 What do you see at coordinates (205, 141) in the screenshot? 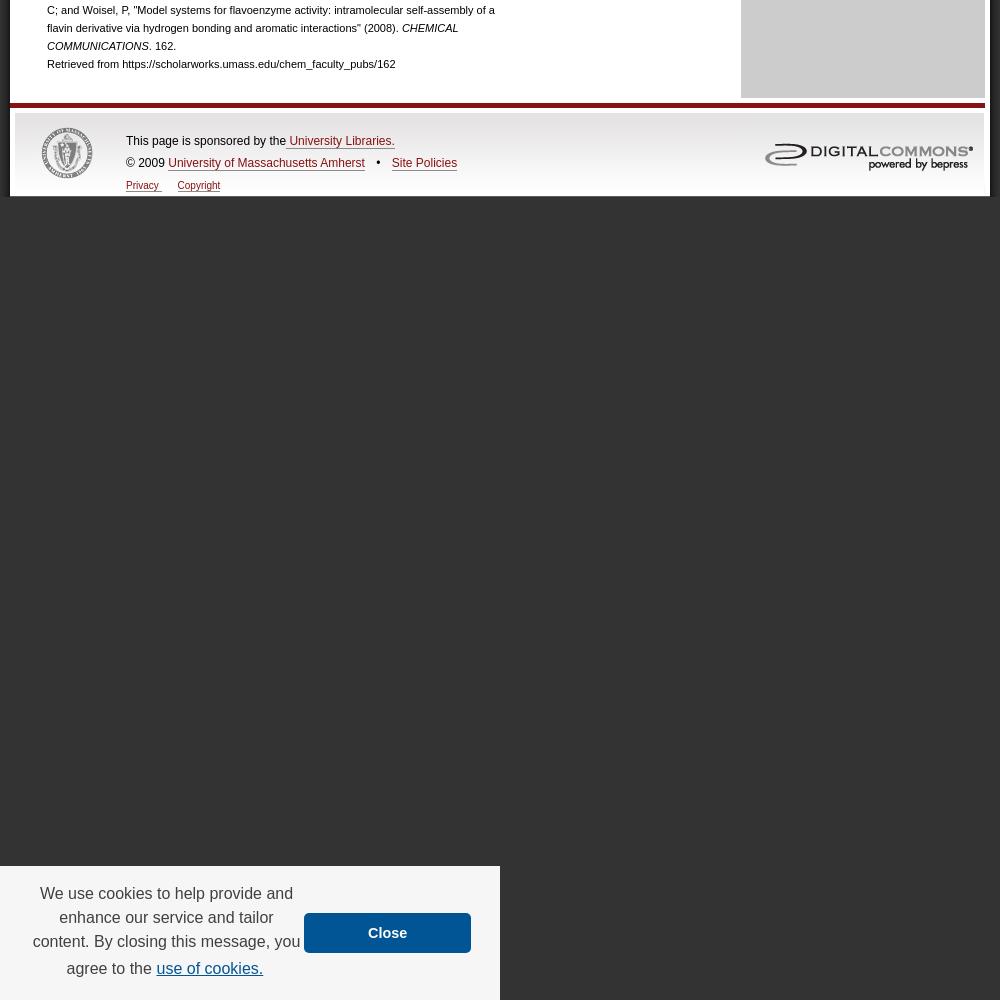
I see `'This page is sponsored by the'` at bounding box center [205, 141].